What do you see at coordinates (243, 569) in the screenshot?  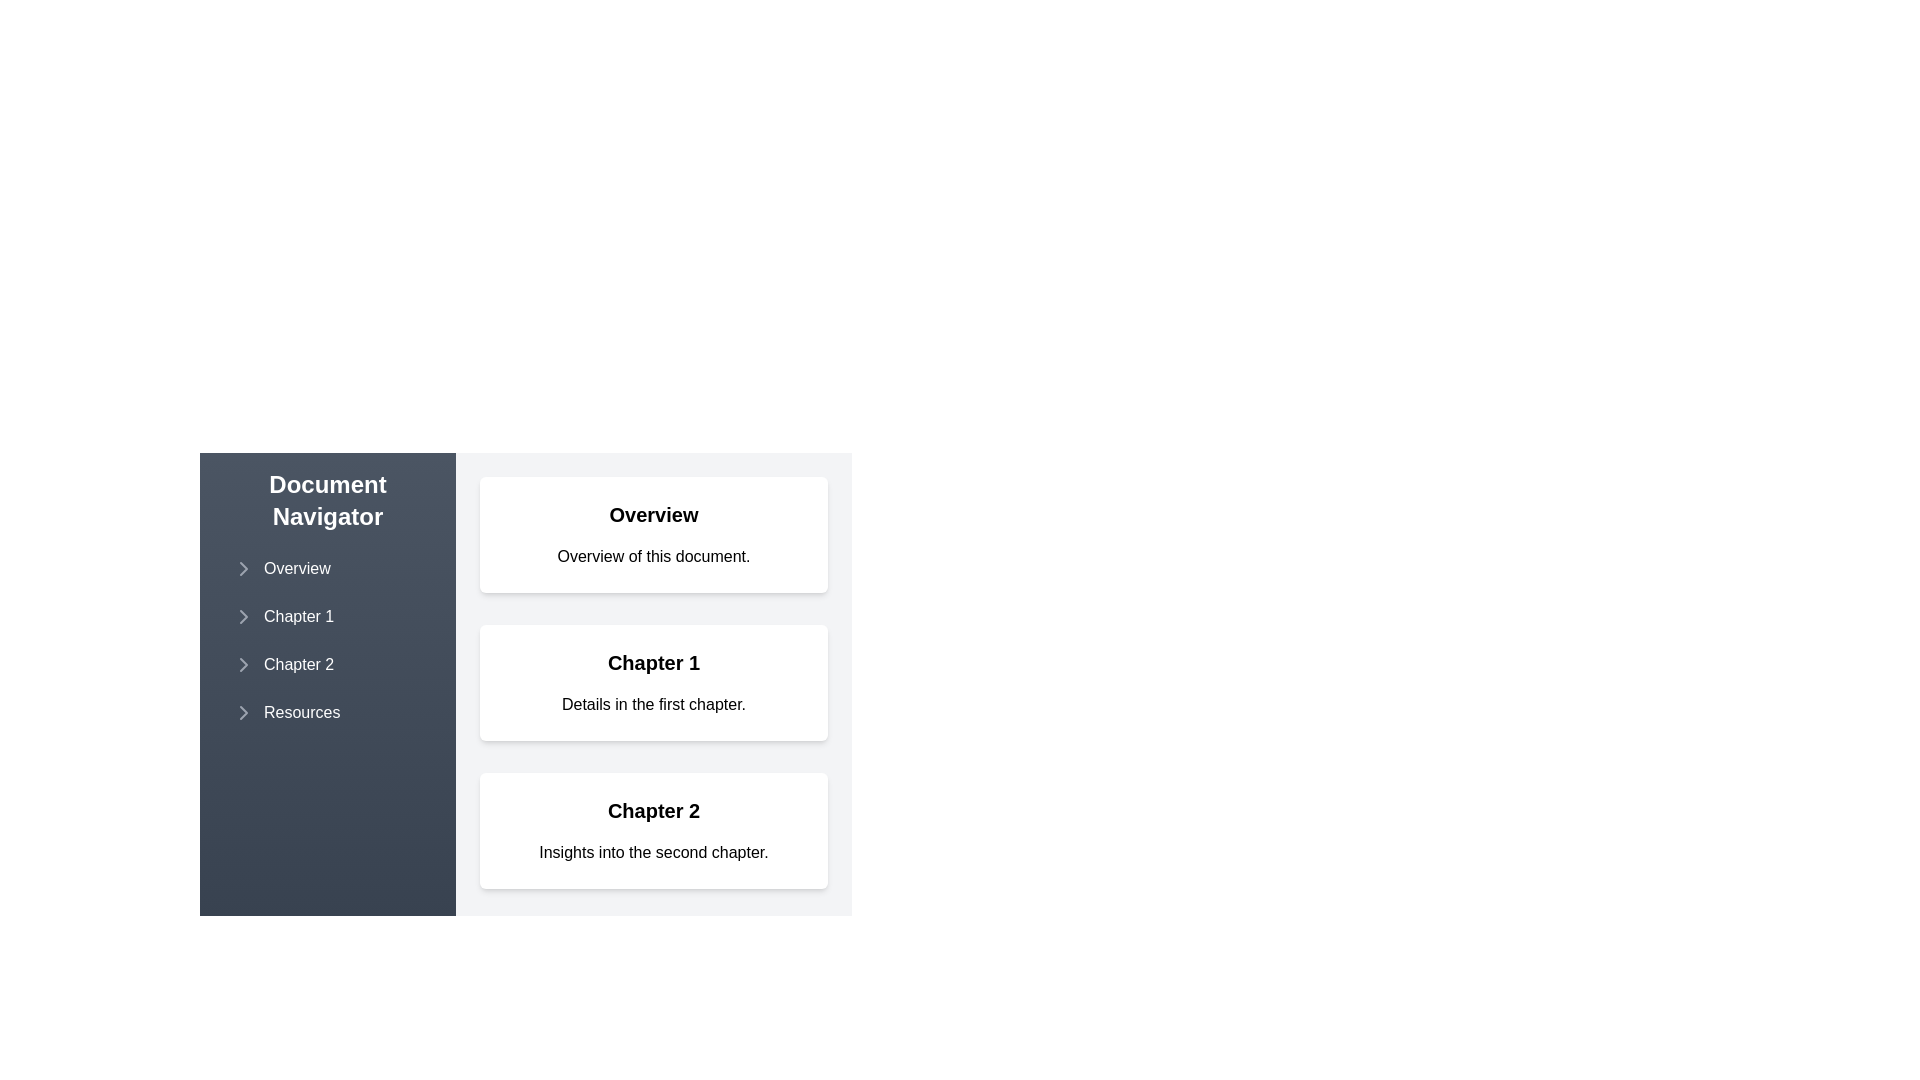 I see `the rightward-pointing chevron arrow icon located next to the 'Overview' text label in the navigation panel to receive visual feedback` at bounding box center [243, 569].